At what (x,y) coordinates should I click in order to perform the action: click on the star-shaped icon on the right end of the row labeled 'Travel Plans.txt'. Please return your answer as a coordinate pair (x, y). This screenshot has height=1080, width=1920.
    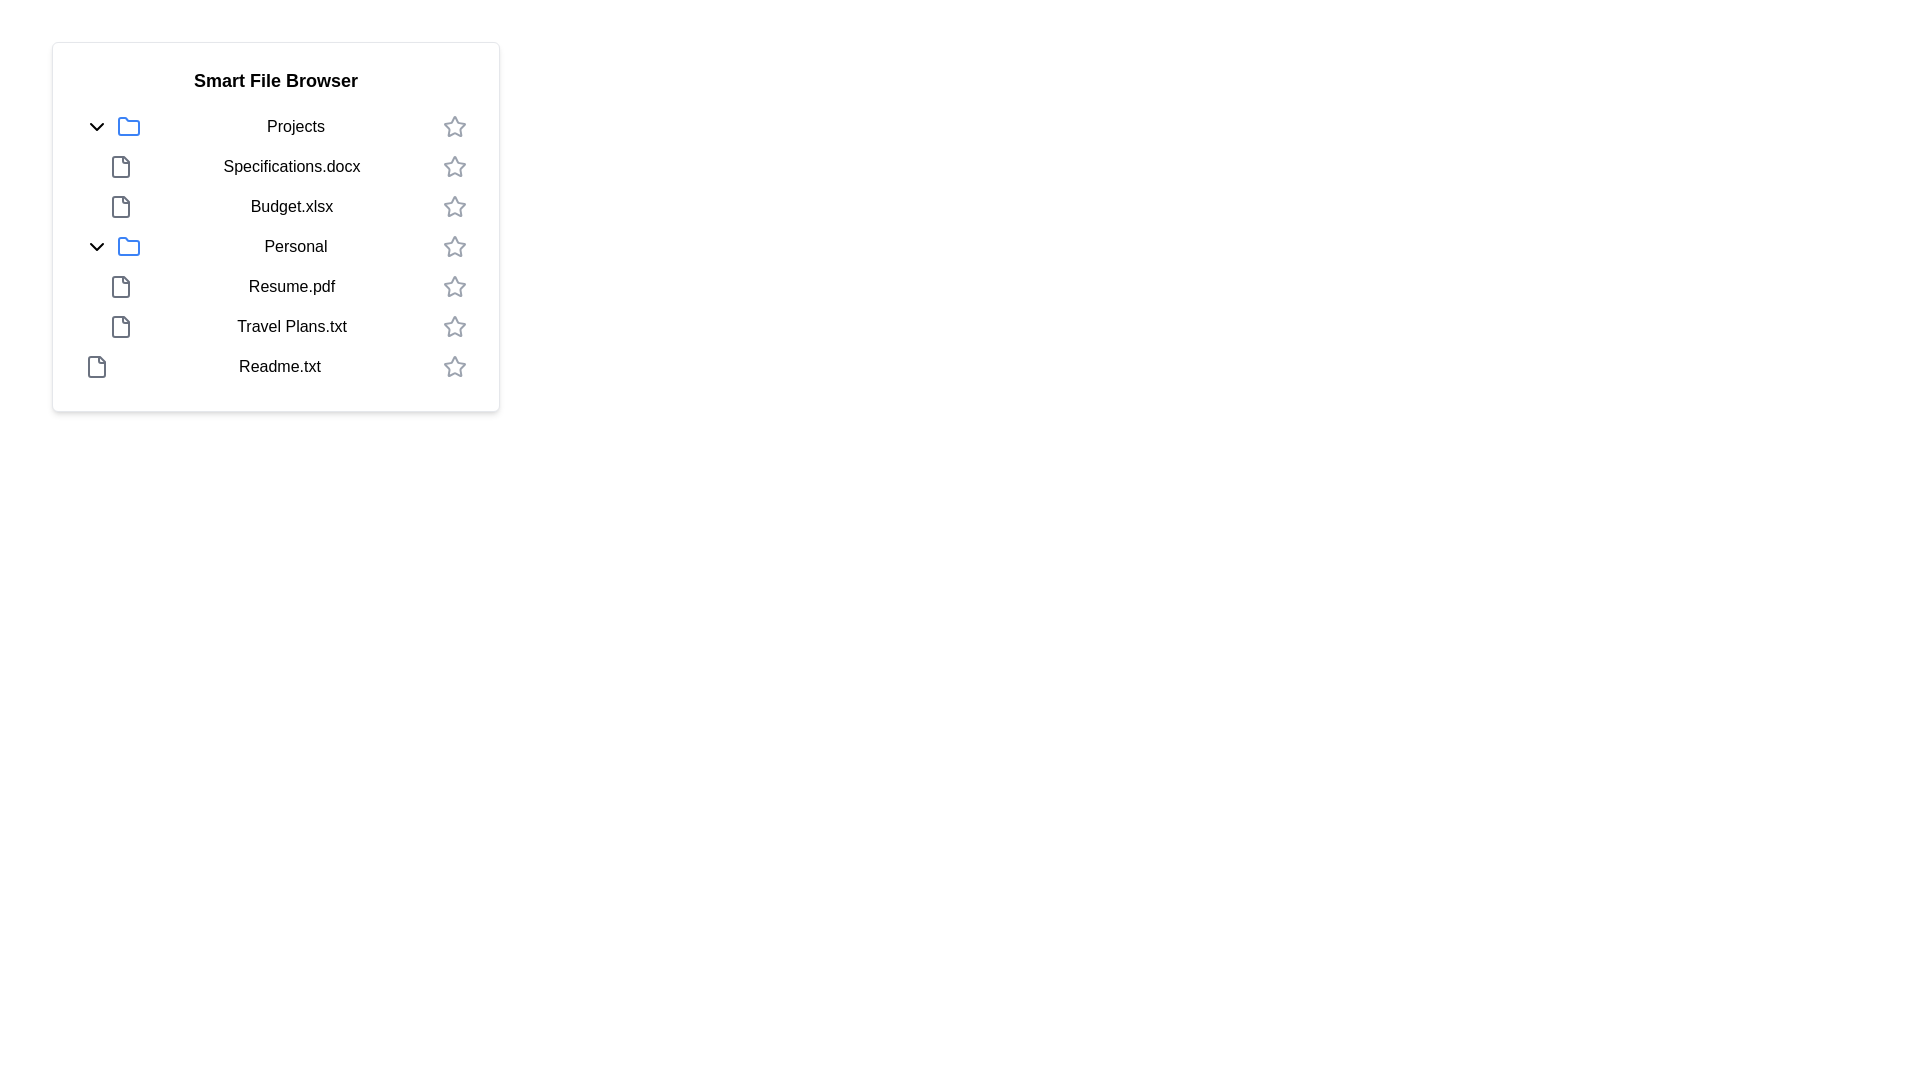
    Looking at the image, I should click on (454, 326).